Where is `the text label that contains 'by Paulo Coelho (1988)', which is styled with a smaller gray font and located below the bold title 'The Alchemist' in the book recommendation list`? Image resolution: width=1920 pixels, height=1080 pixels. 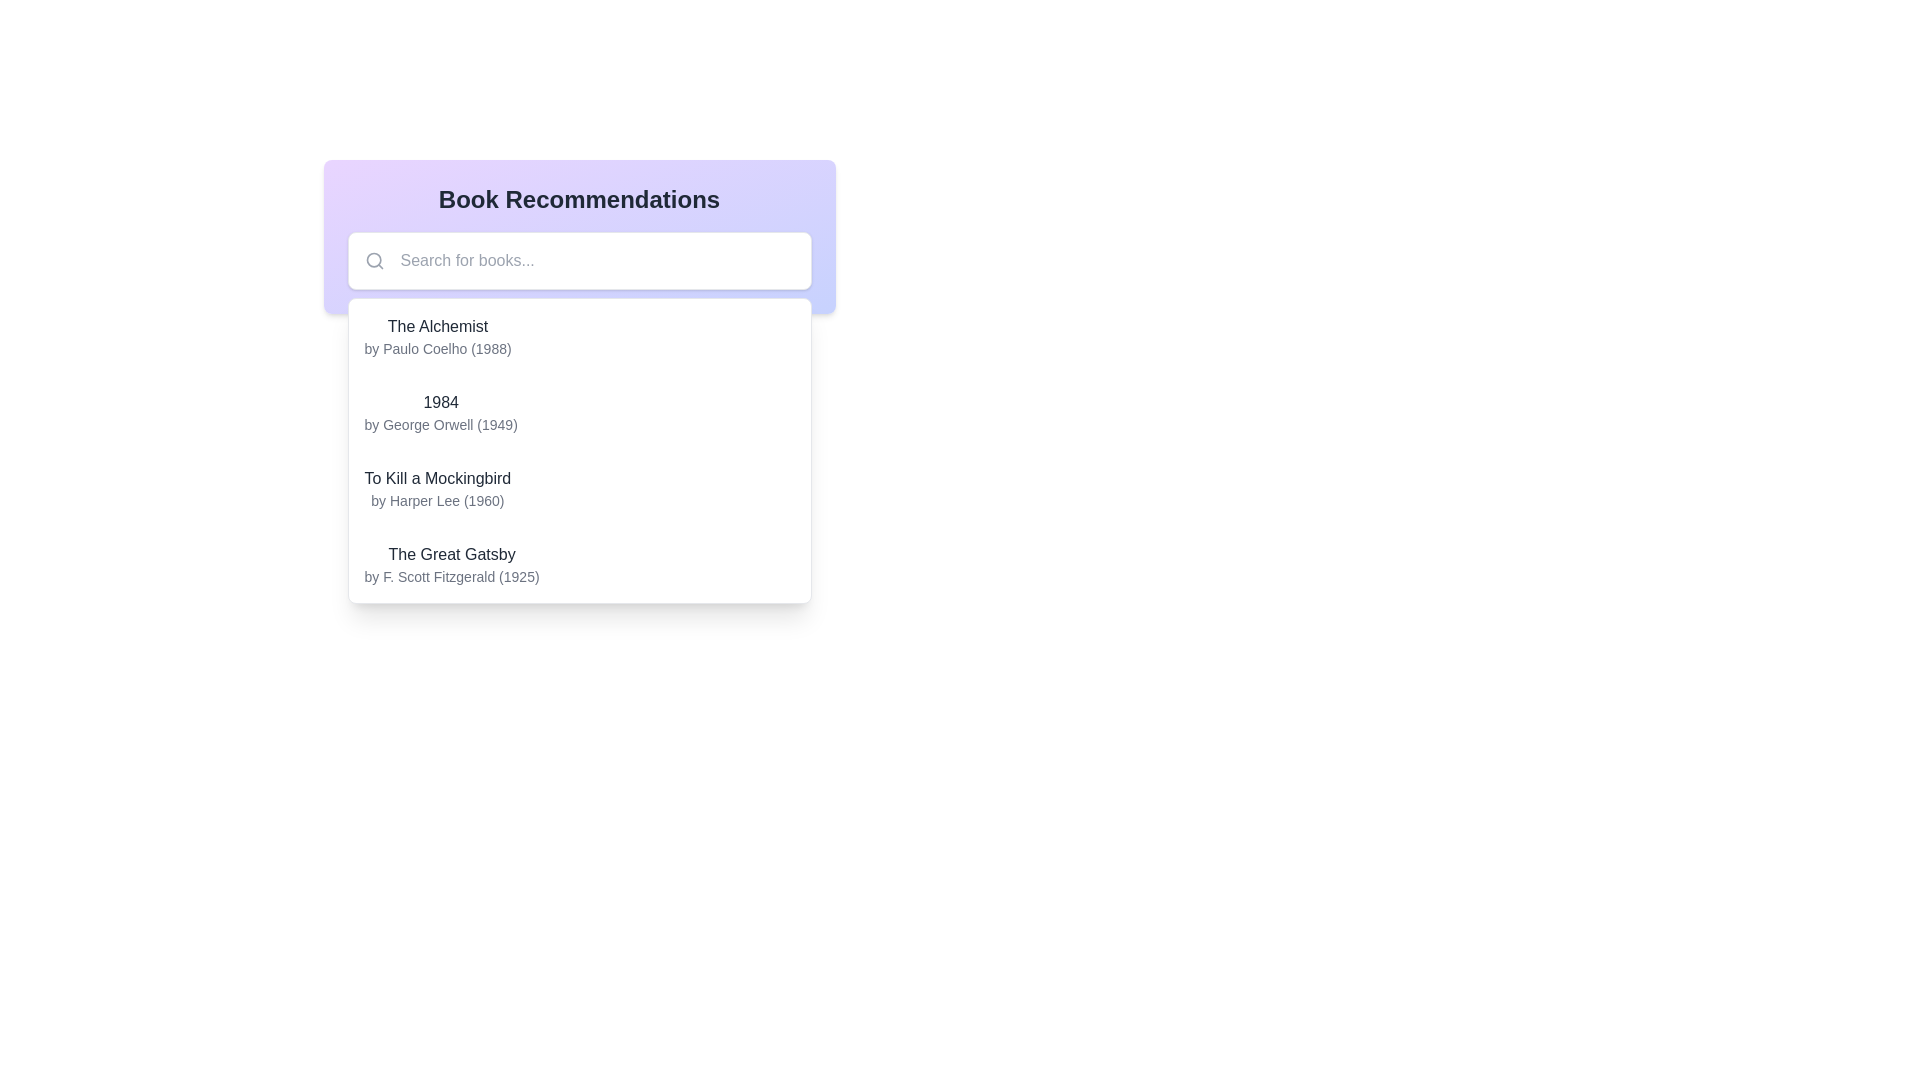 the text label that contains 'by Paulo Coelho (1988)', which is styled with a smaller gray font and located below the bold title 'The Alchemist' in the book recommendation list is located at coordinates (437, 347).